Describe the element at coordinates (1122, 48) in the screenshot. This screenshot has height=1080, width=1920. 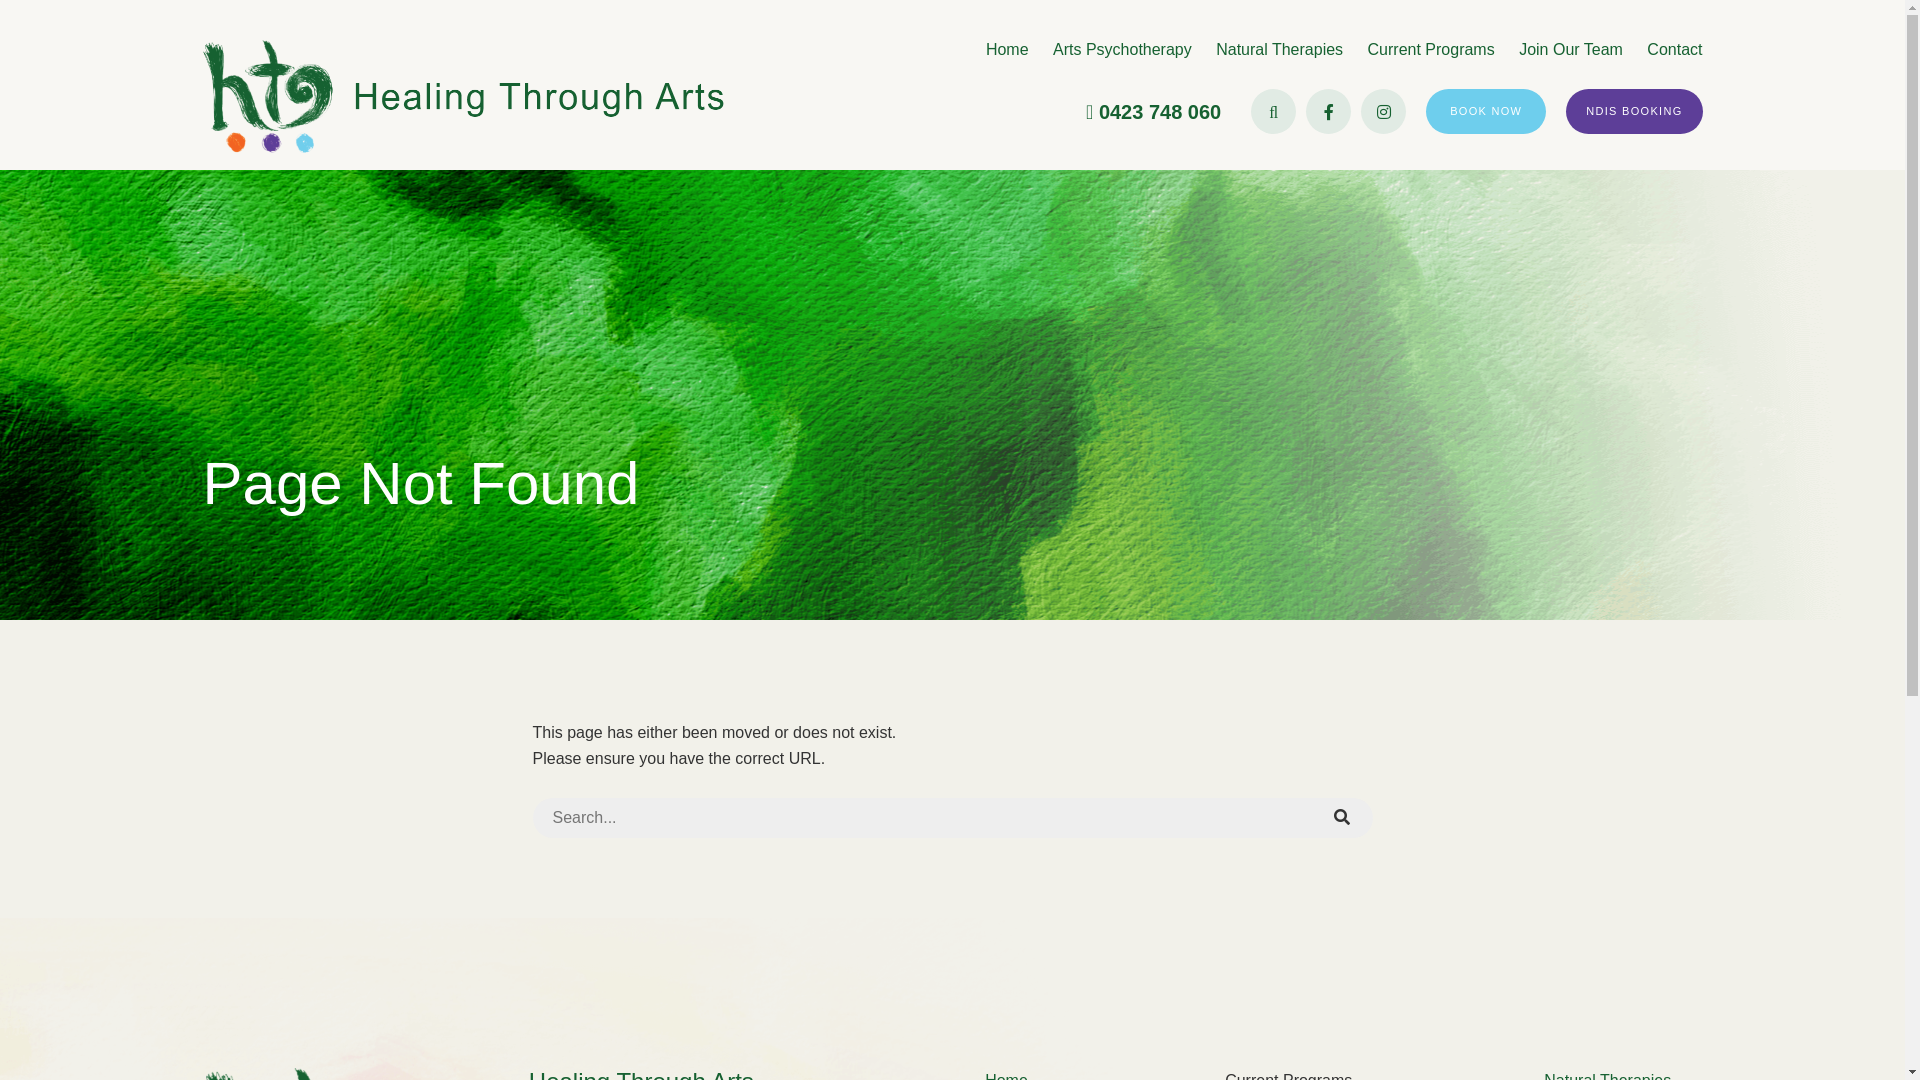
I see `'Arts Psychotherapy'` at that location.